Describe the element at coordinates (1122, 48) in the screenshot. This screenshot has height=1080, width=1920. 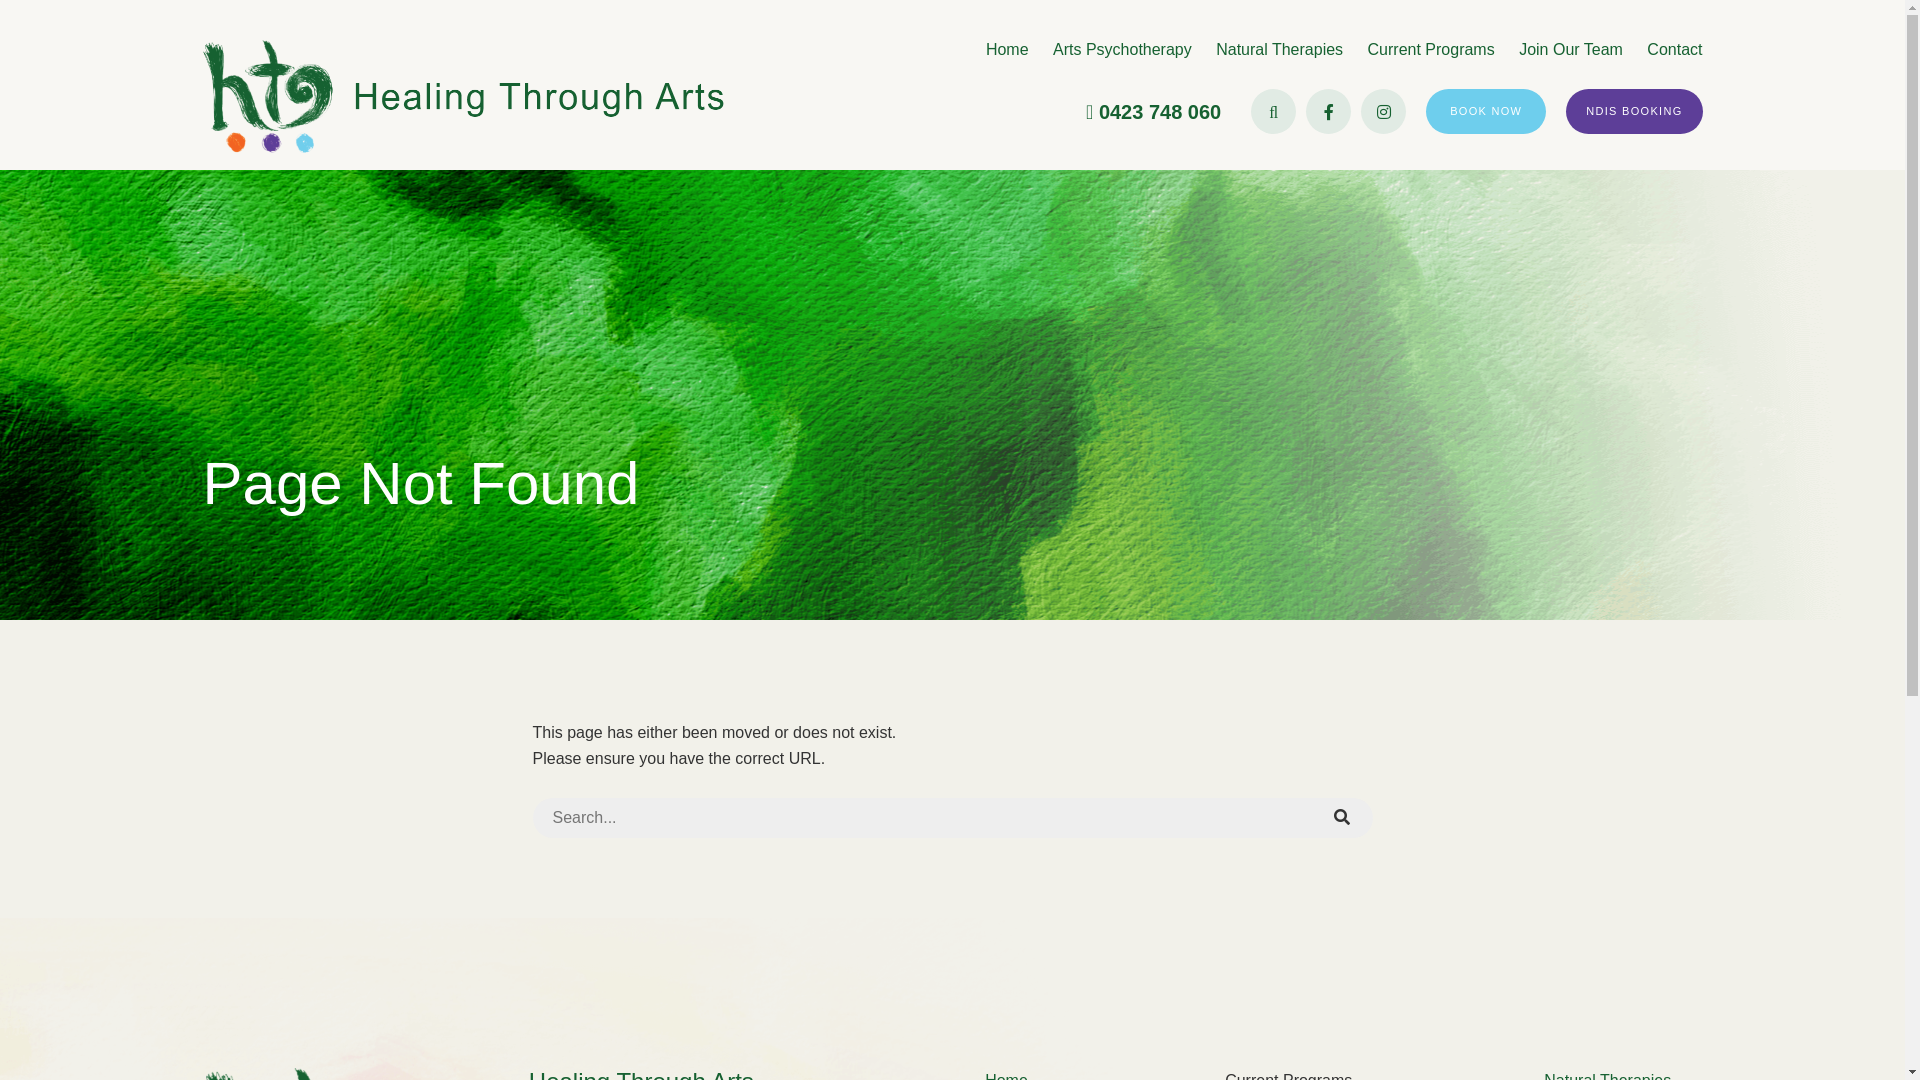
I see `'Arts Psychotherapy'` at that location.